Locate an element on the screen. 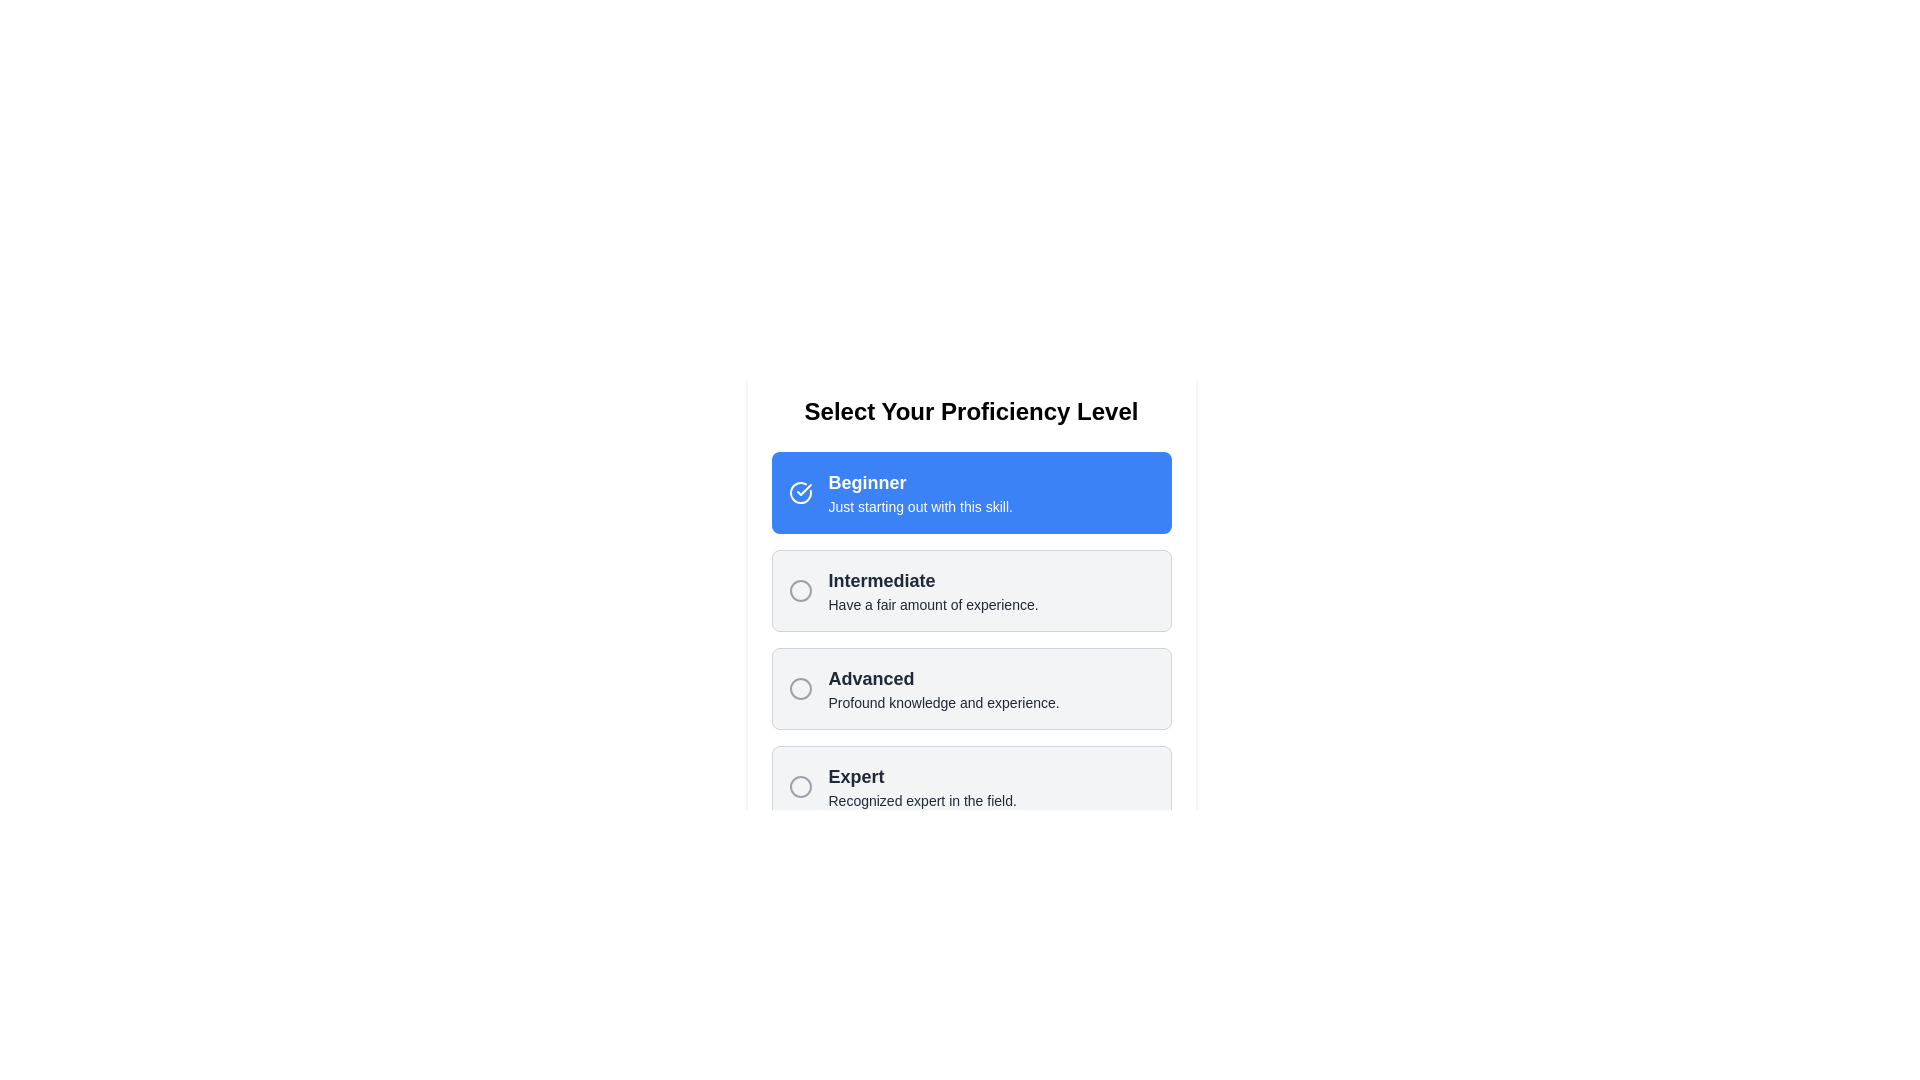 This screenshot has height=1080, width=1920. the 'Advanced' proficiency level option in the selectable list is located at coordinates (971, 688).